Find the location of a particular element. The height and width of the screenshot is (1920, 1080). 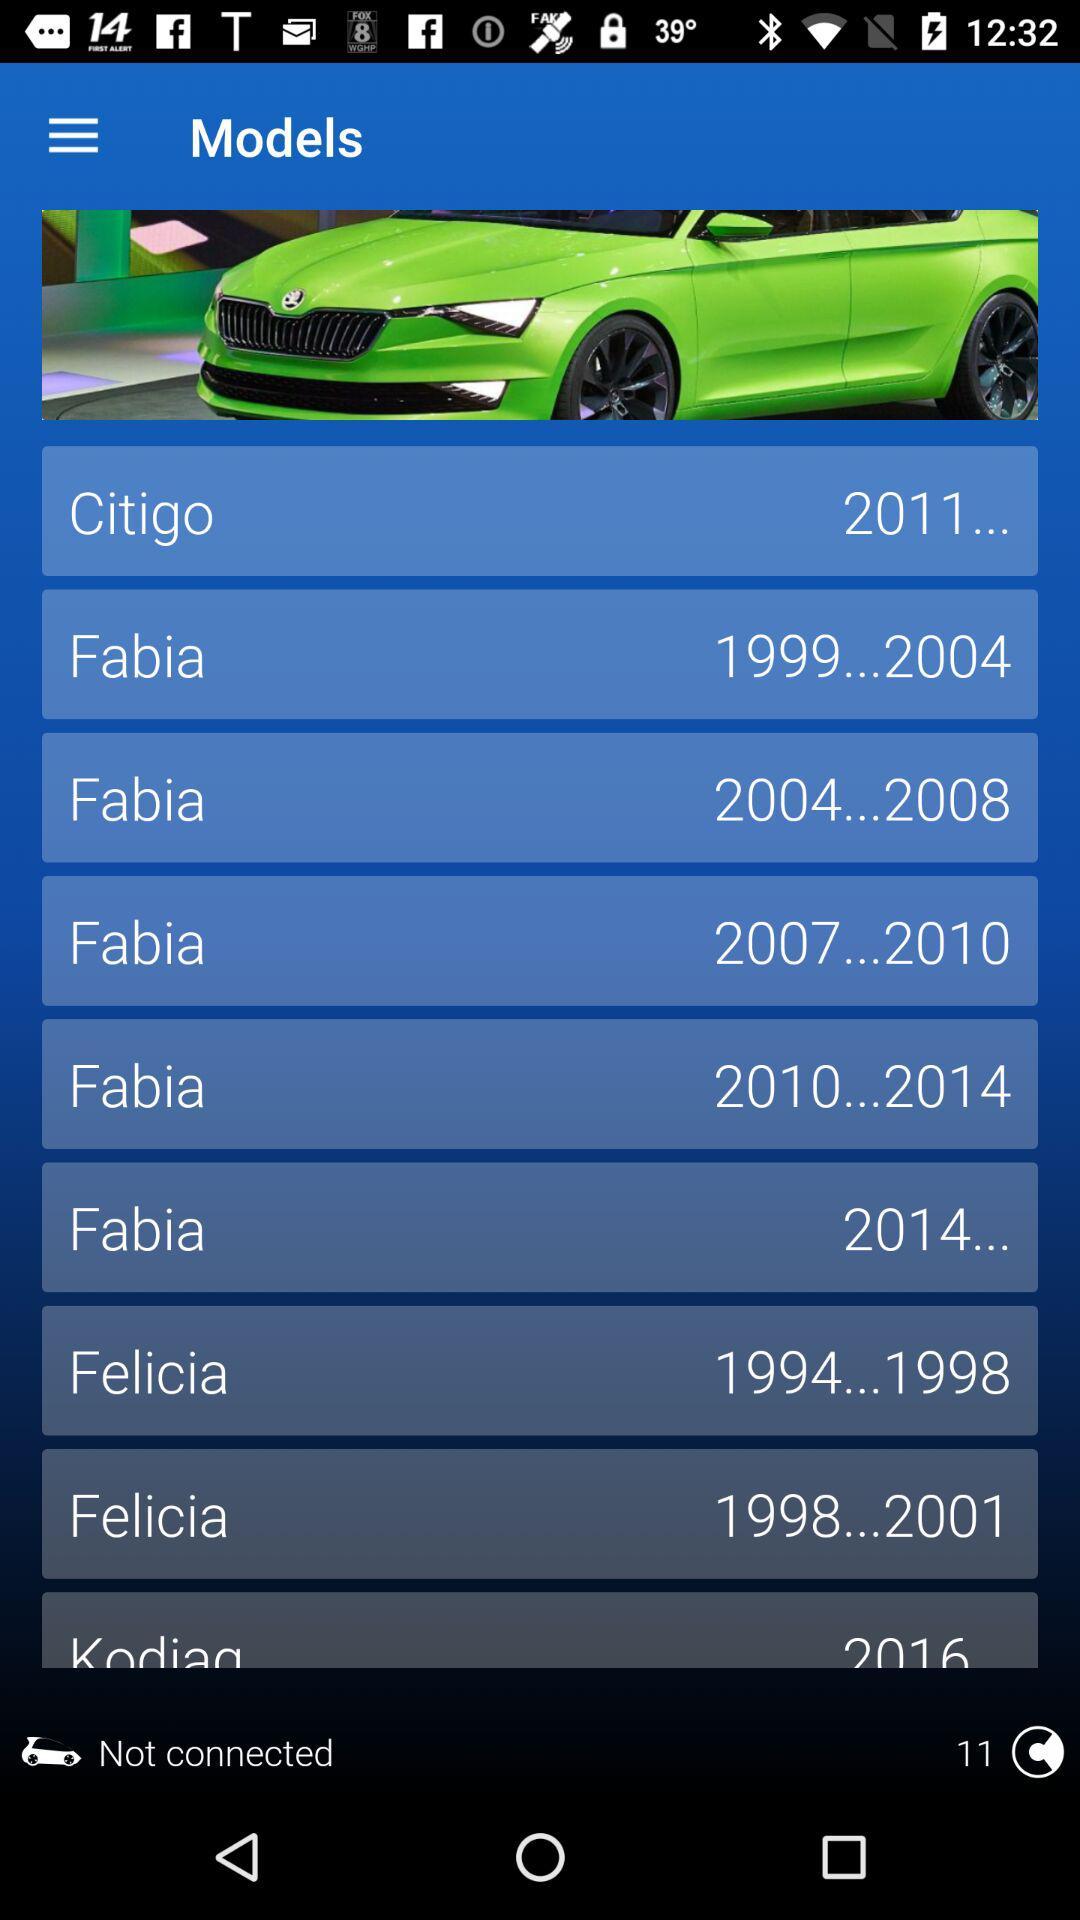

the citigo item is located at coordinates (427, 511).